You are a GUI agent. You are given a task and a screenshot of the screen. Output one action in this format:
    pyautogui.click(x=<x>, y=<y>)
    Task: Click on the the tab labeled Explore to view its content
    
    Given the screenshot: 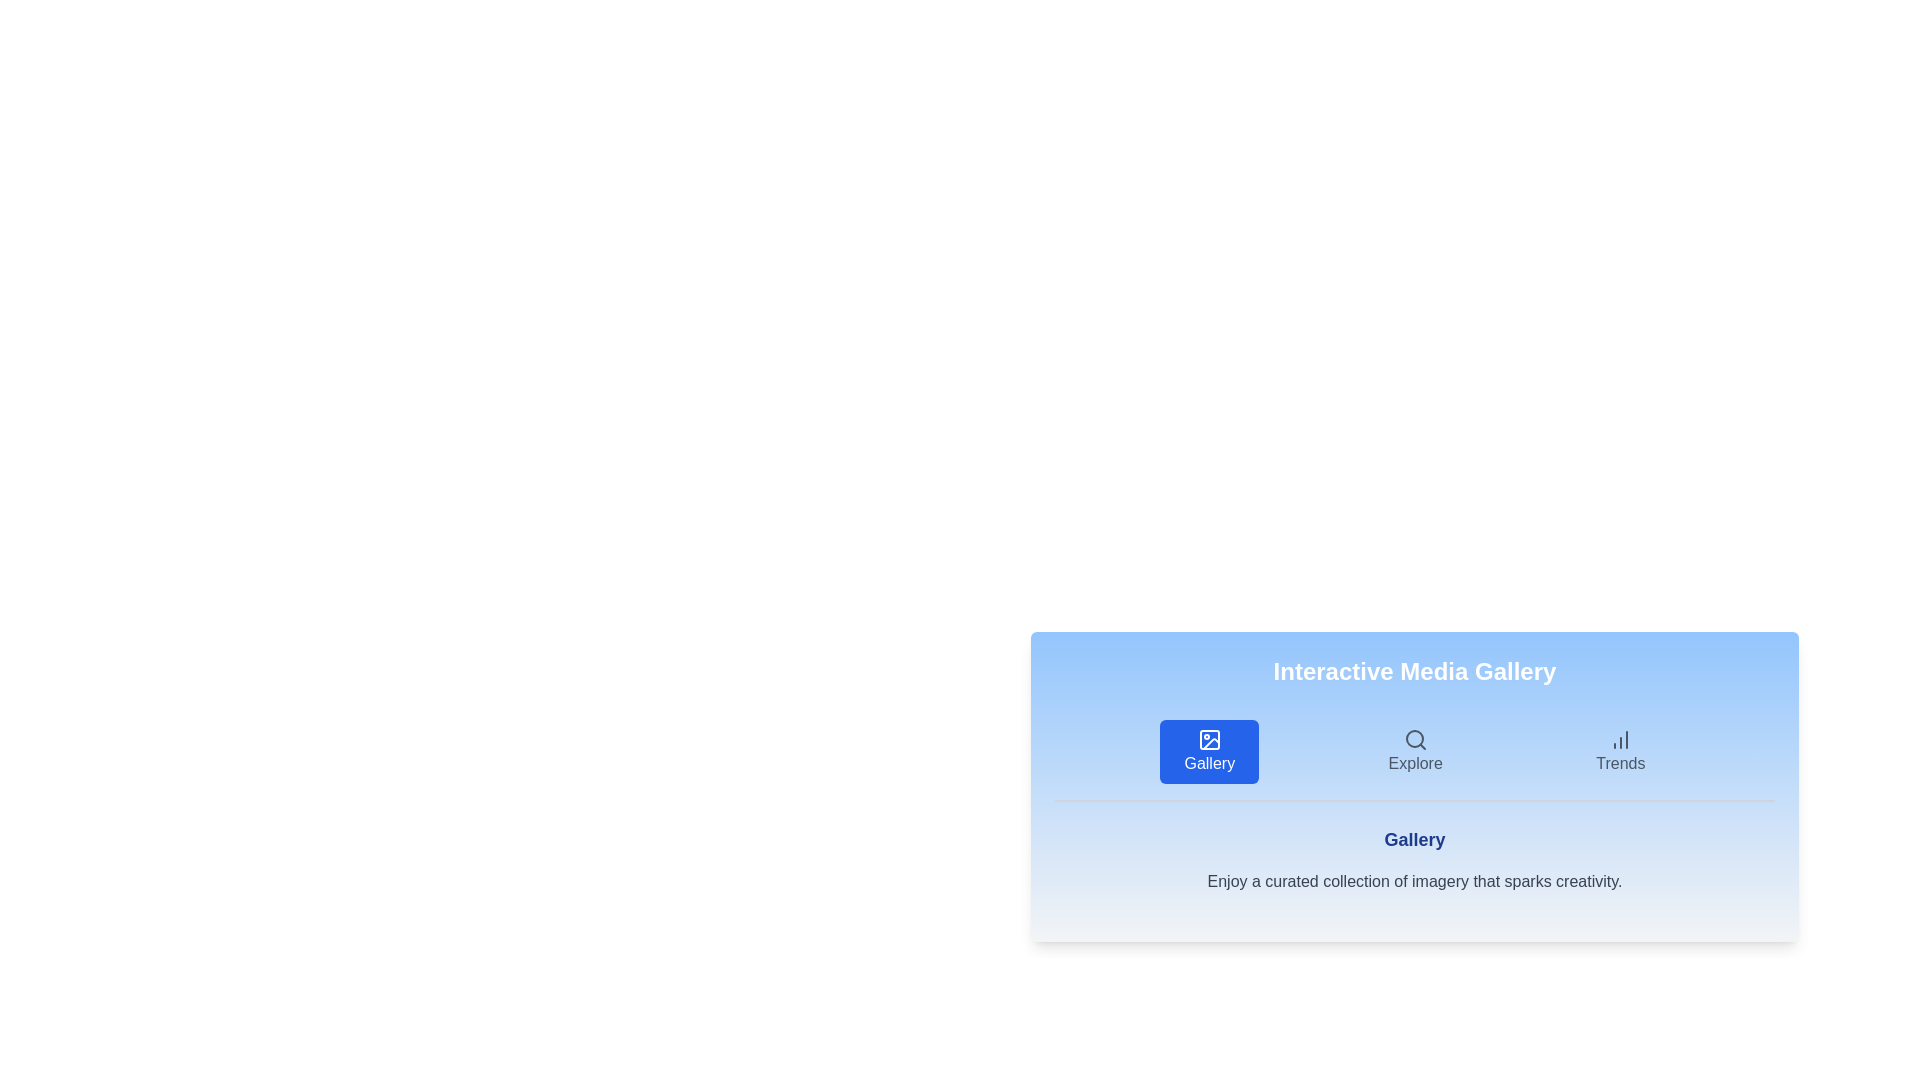 What is the action you would take?
    pyautogui.click(x=1414, y=752)
    